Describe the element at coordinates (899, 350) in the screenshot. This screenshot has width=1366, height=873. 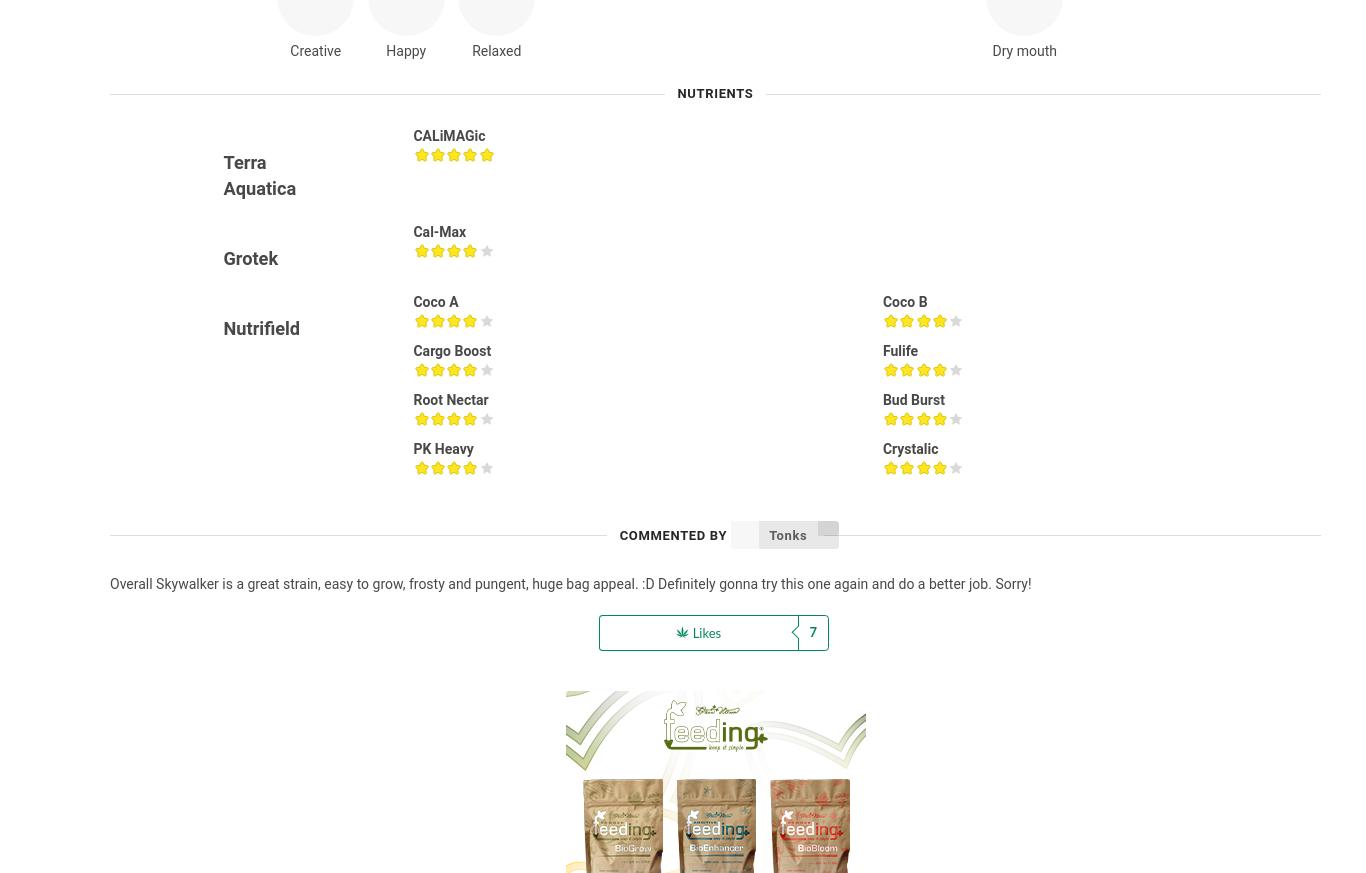
I see `'Fulife'` at that location.